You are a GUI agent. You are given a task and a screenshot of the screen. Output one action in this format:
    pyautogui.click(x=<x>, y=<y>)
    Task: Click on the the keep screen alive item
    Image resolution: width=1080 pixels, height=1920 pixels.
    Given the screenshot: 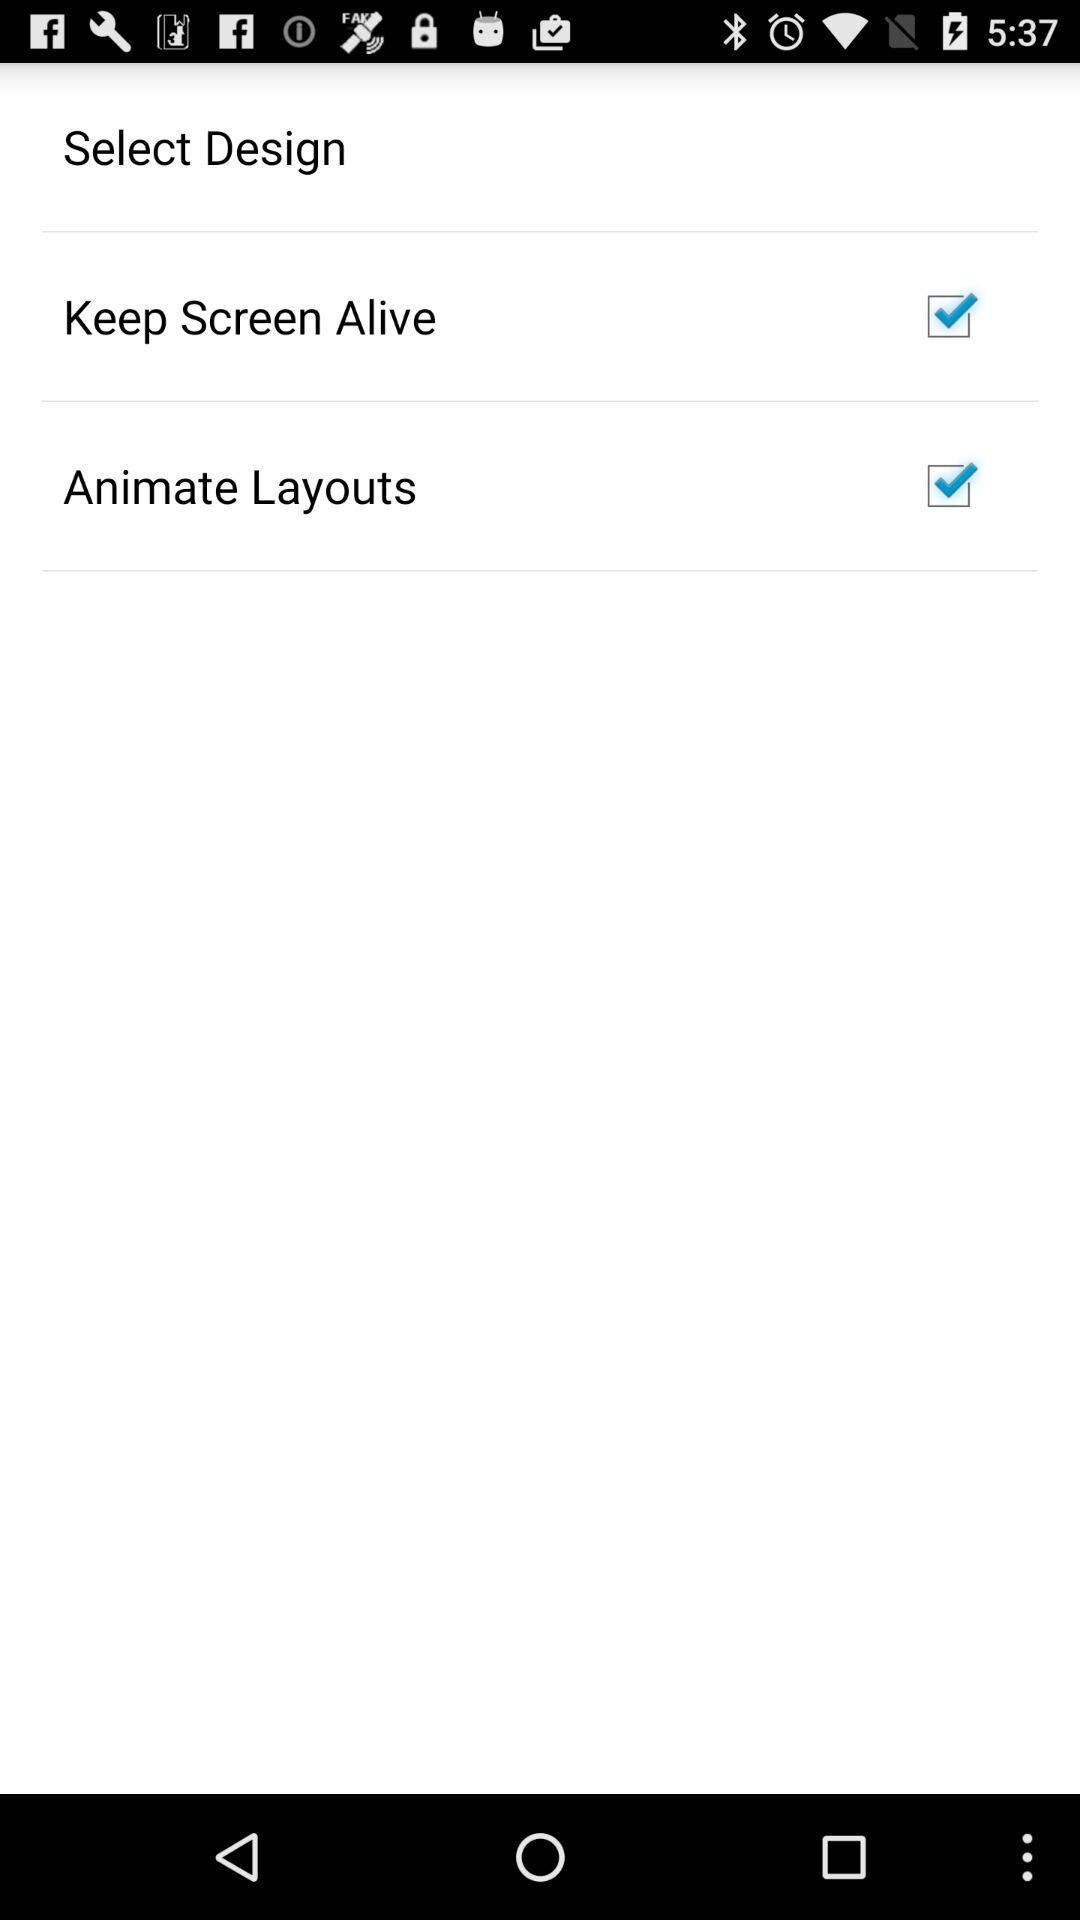 What is the action you would take?
    pyautogui.click(x=248, y=315)
    